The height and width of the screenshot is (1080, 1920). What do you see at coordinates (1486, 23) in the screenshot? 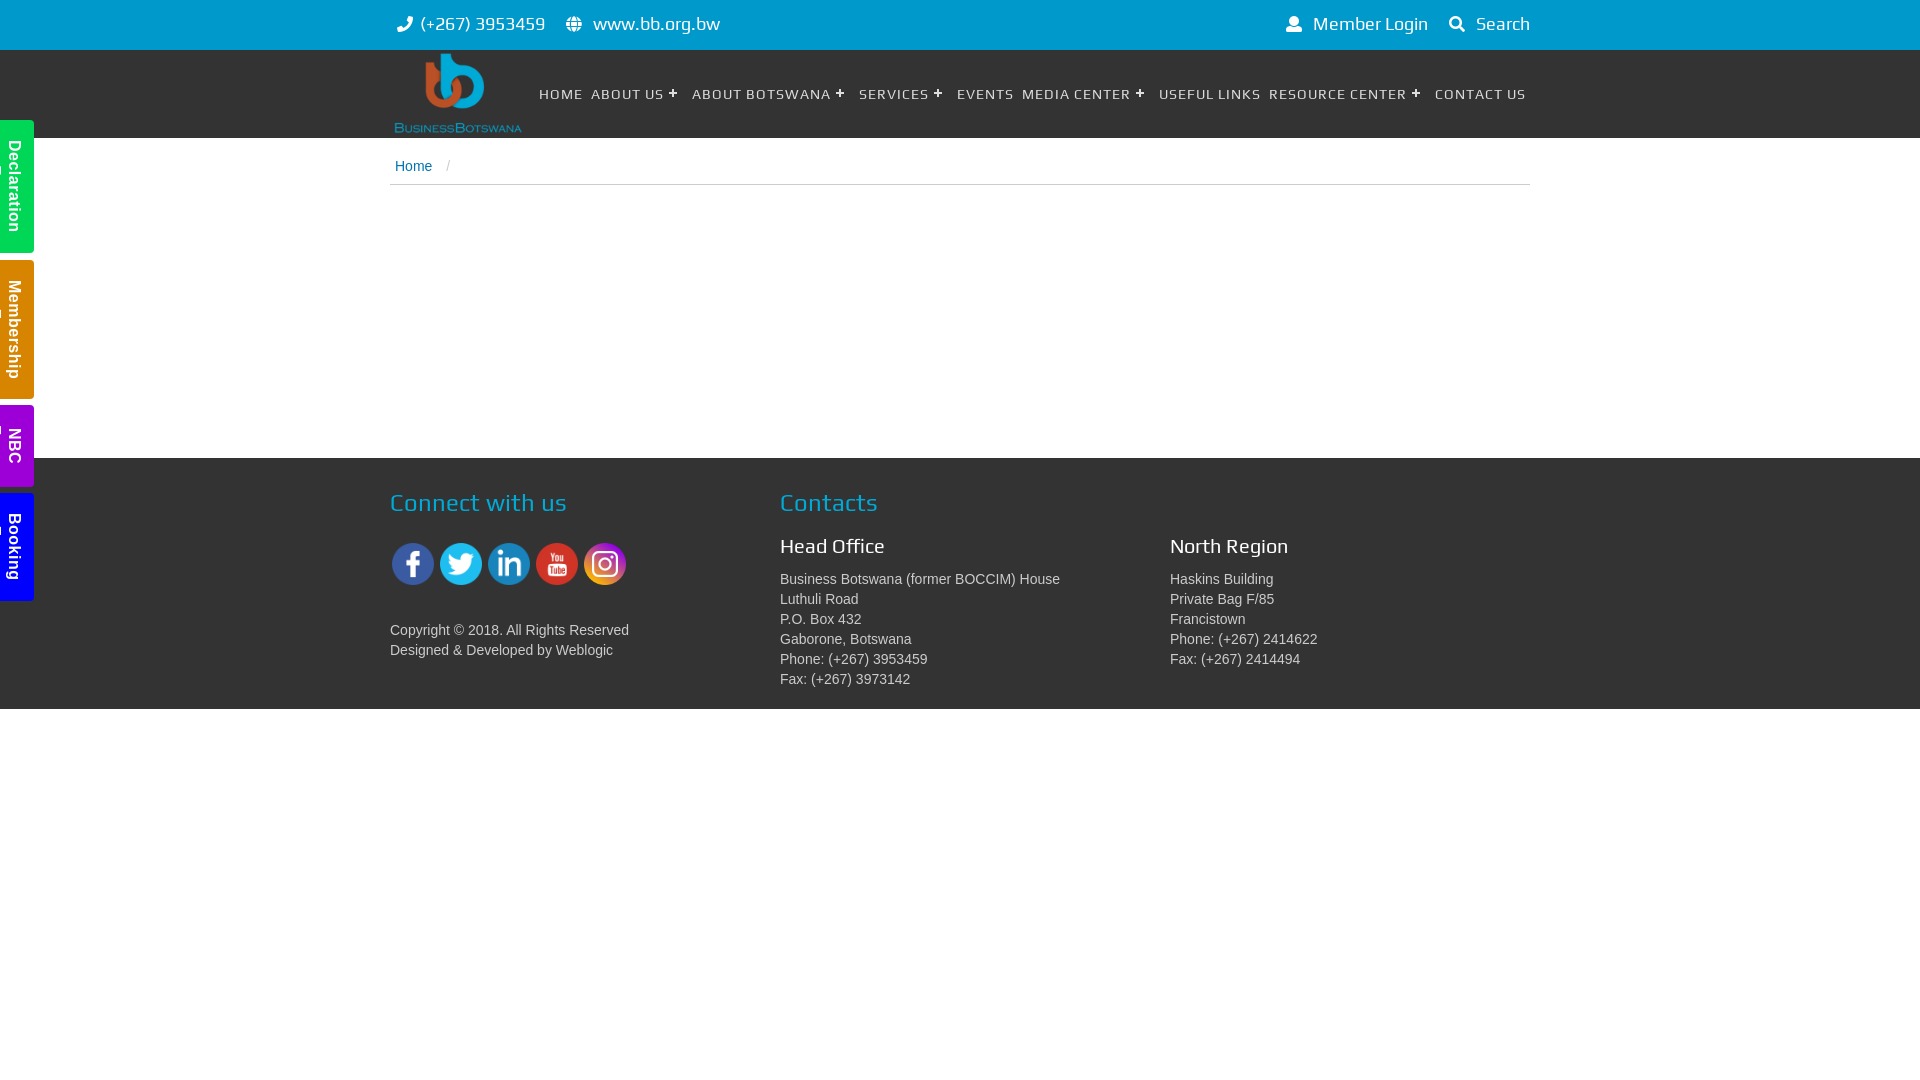
I see `'Search'` at bounding box center [1486, 23].